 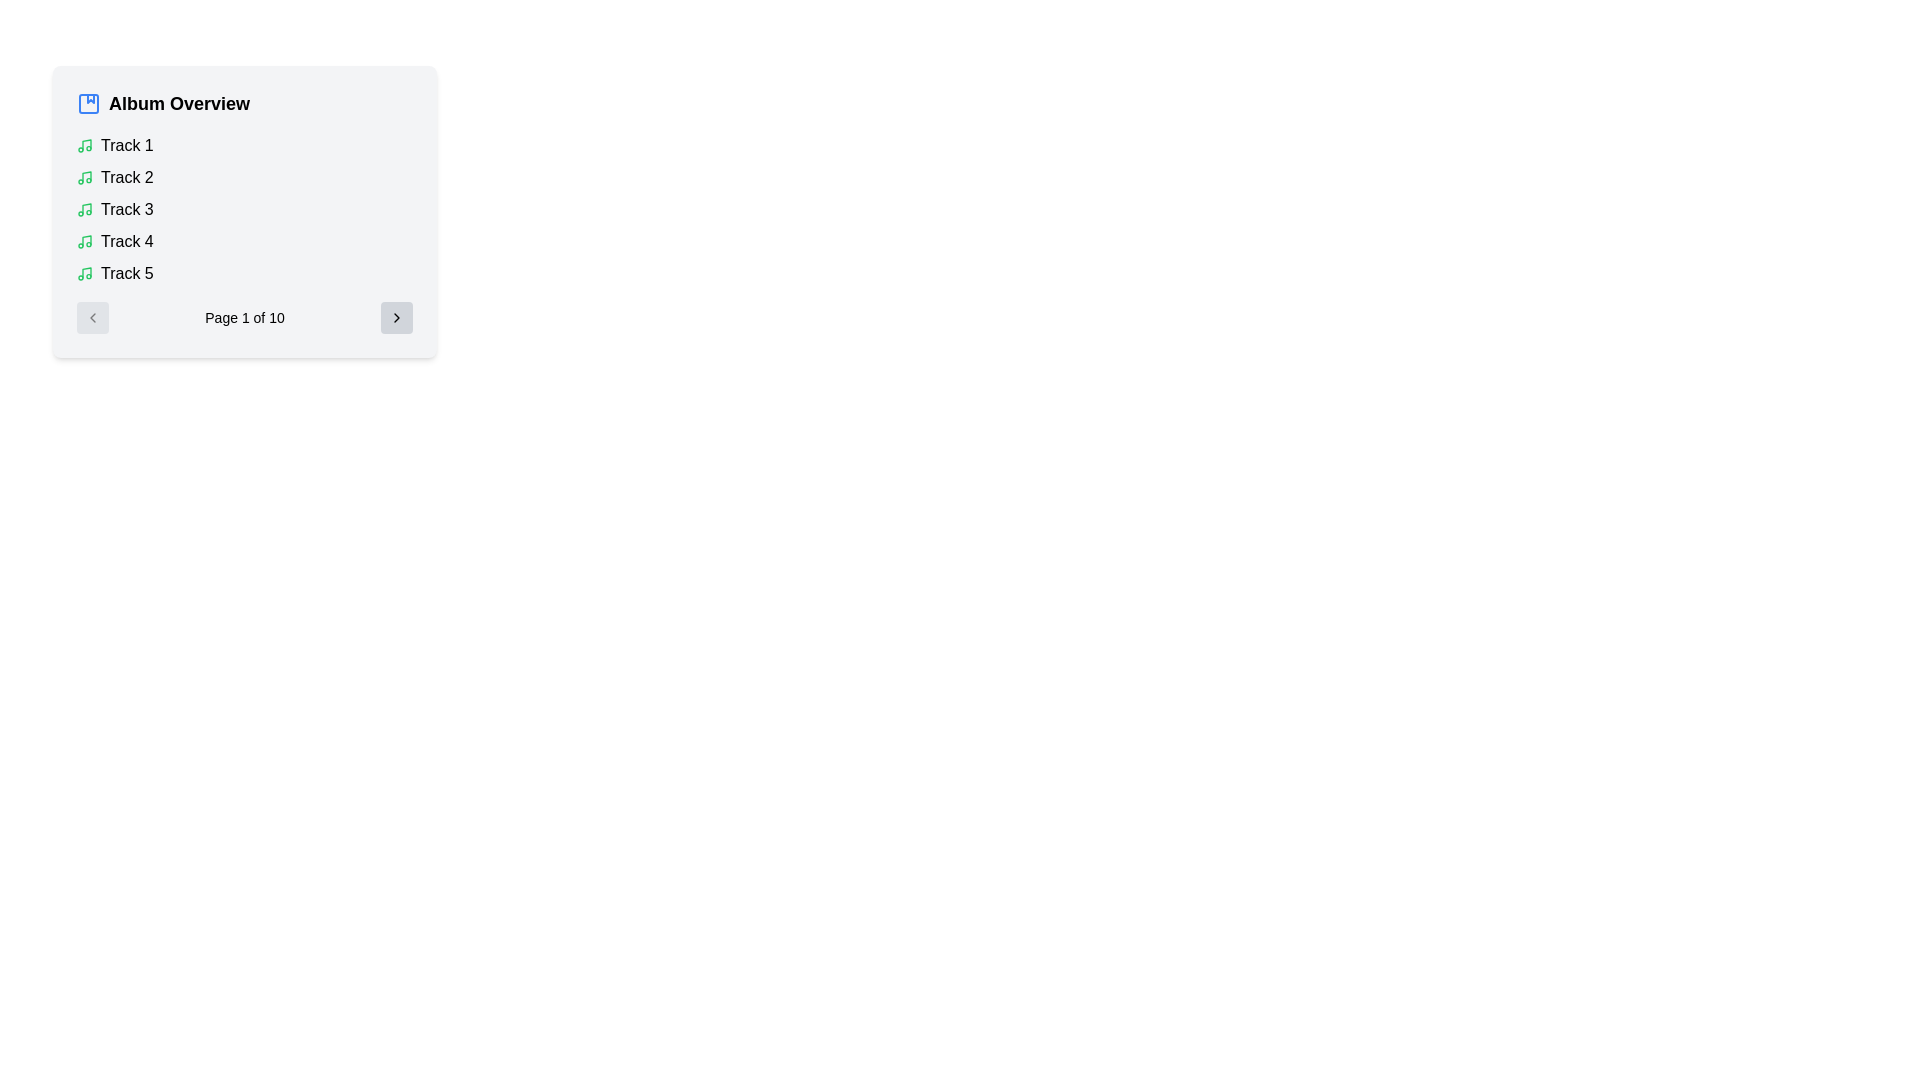 What do you see at coordinates (126, 241) in the screenshot?
I see `the text label 'Track 4' which is positioned in the list of tracks within the 'Album Overview' panel` at bounding box center [126, 241].